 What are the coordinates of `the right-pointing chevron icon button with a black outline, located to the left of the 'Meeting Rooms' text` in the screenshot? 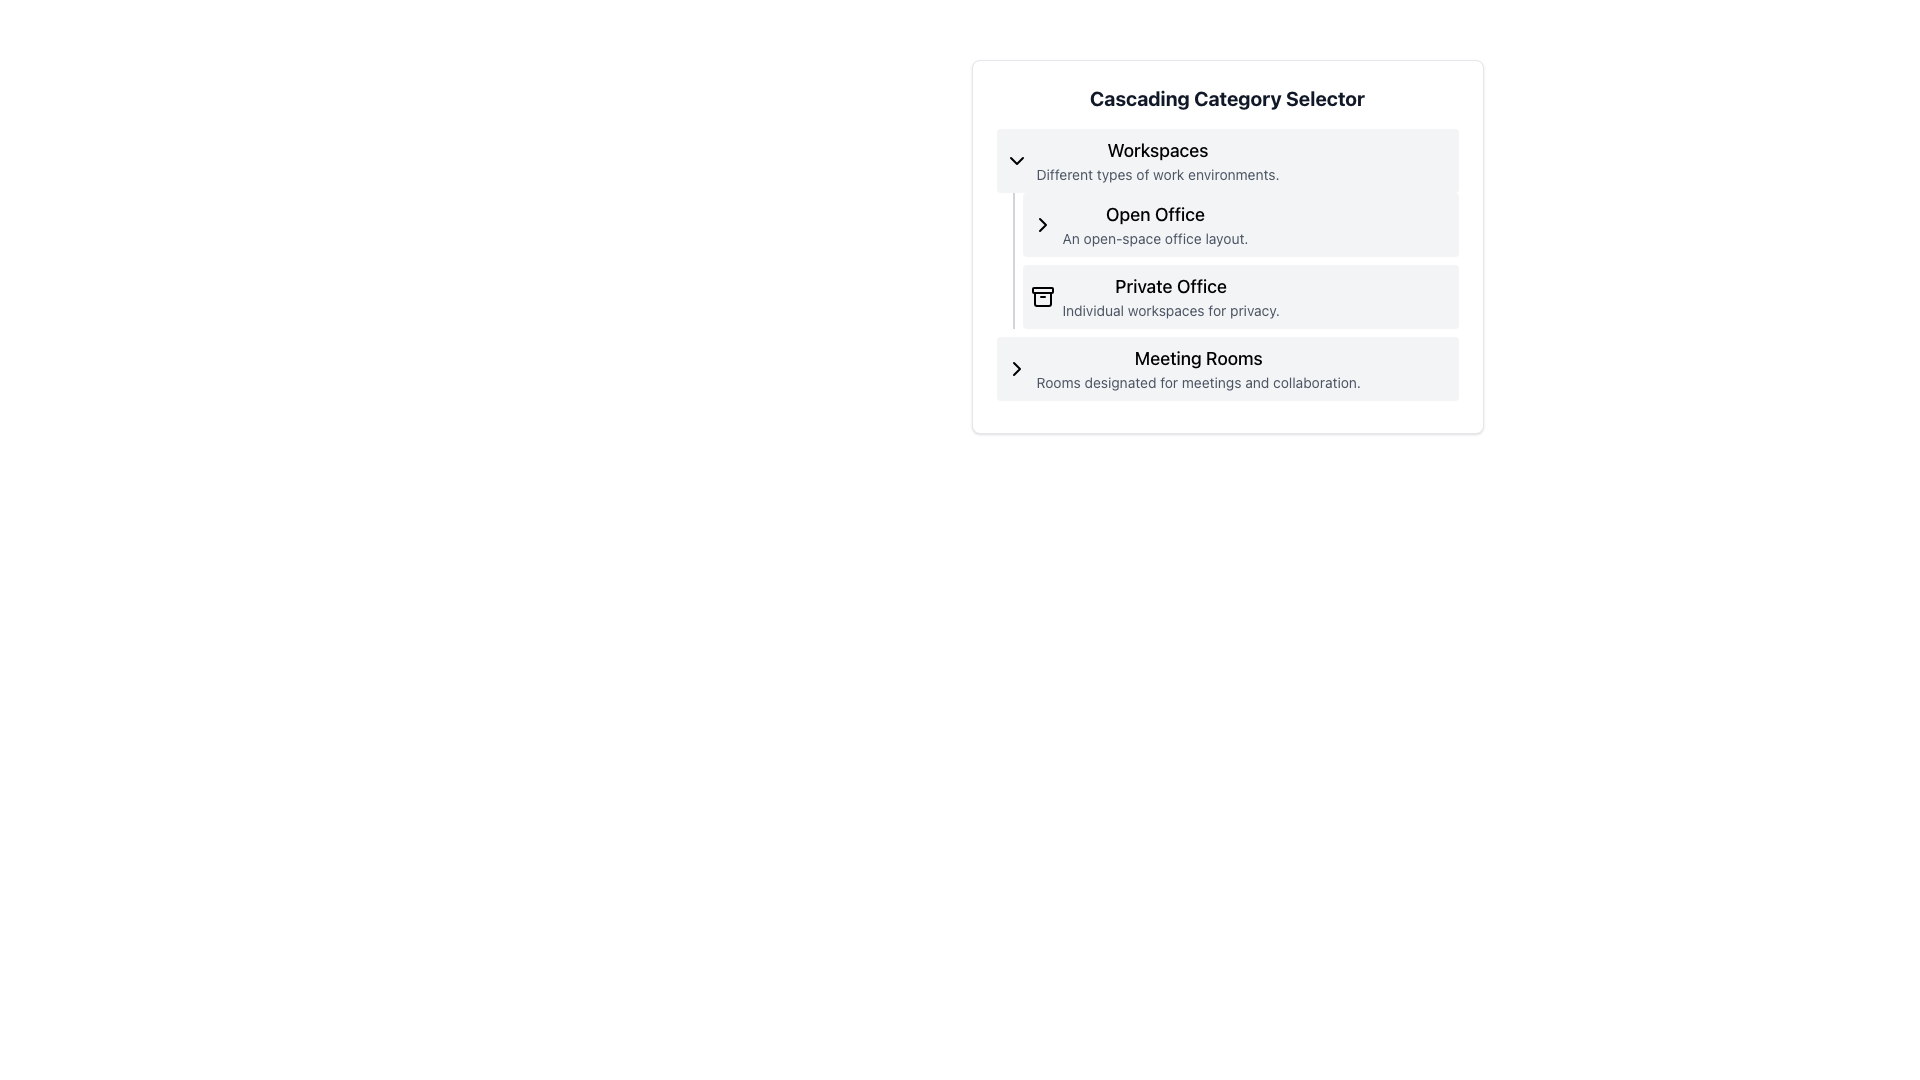 It's located at (1016, 369).